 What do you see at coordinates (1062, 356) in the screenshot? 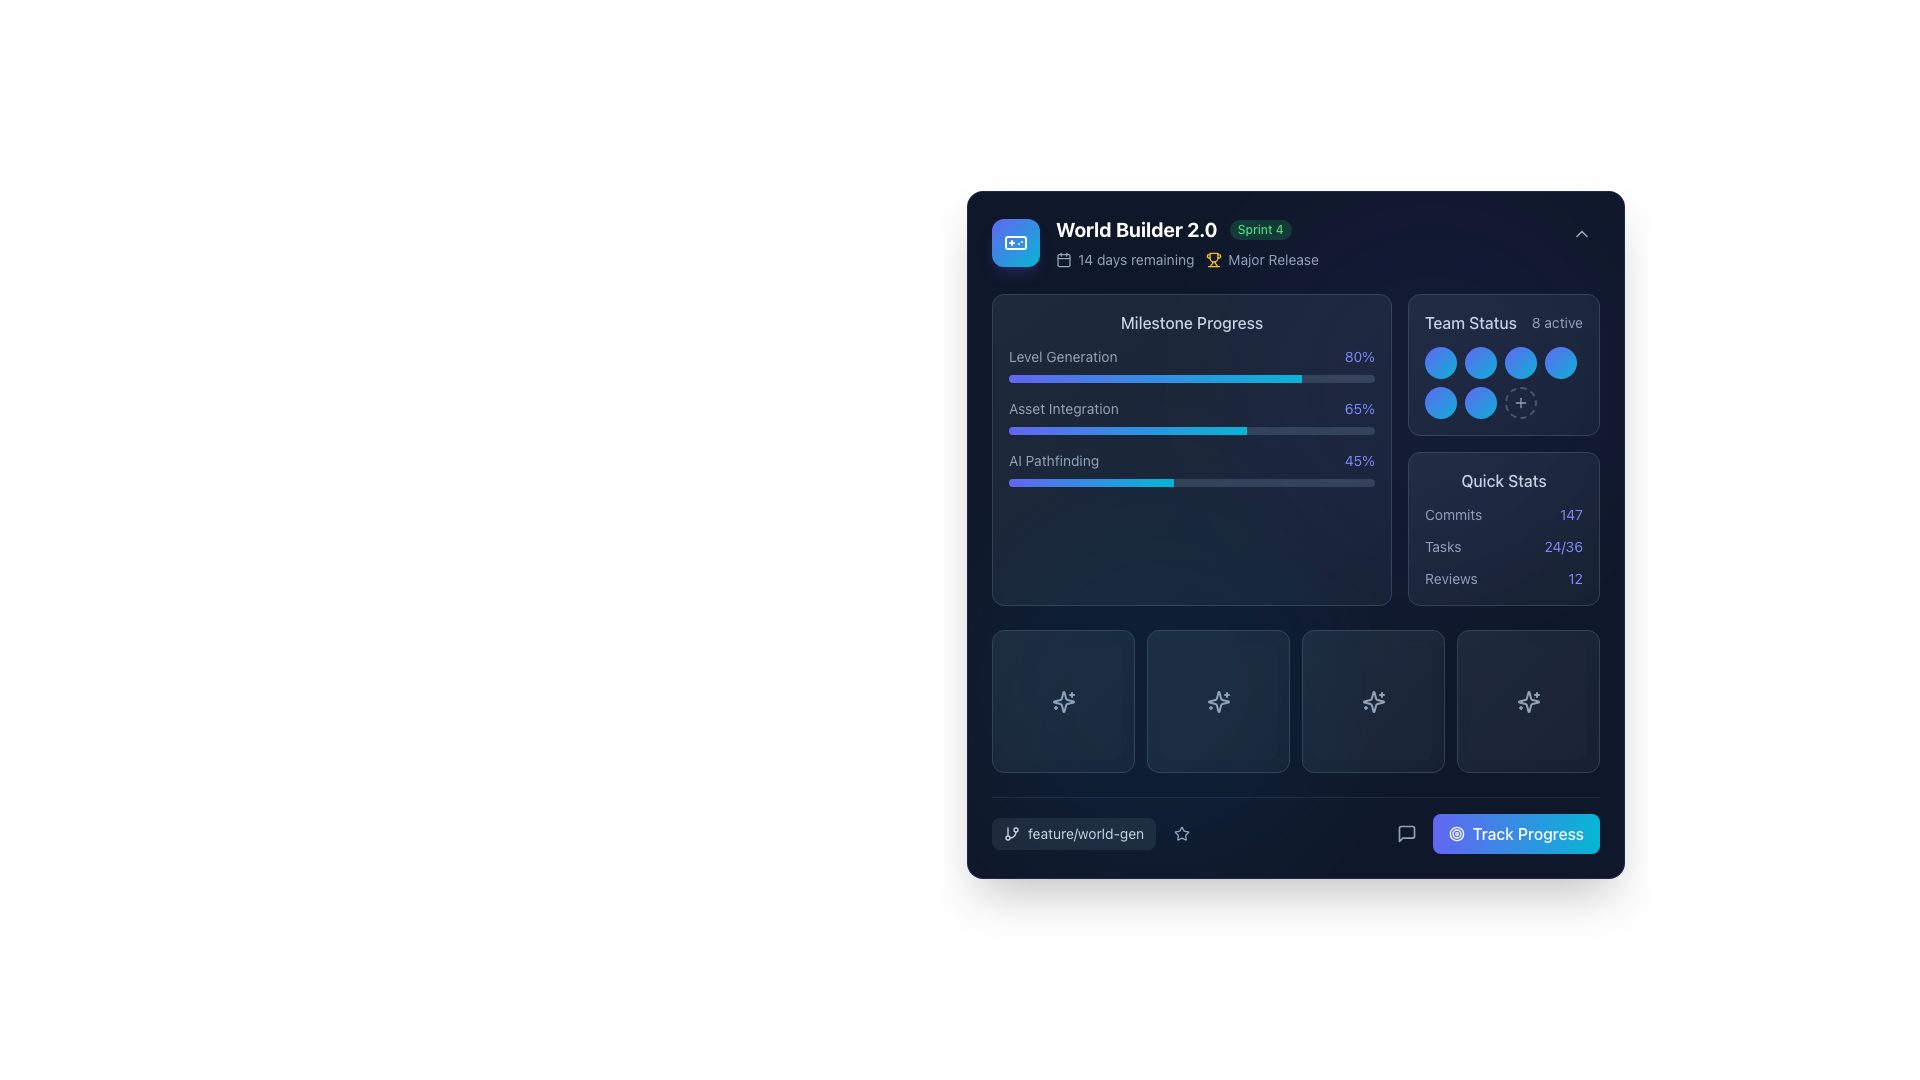
I see `the 'Level Generation' text label located in the 'Milestone Progress' section, positioned to the left of the '80%' text indicator` at bounding box center [1062, 356].